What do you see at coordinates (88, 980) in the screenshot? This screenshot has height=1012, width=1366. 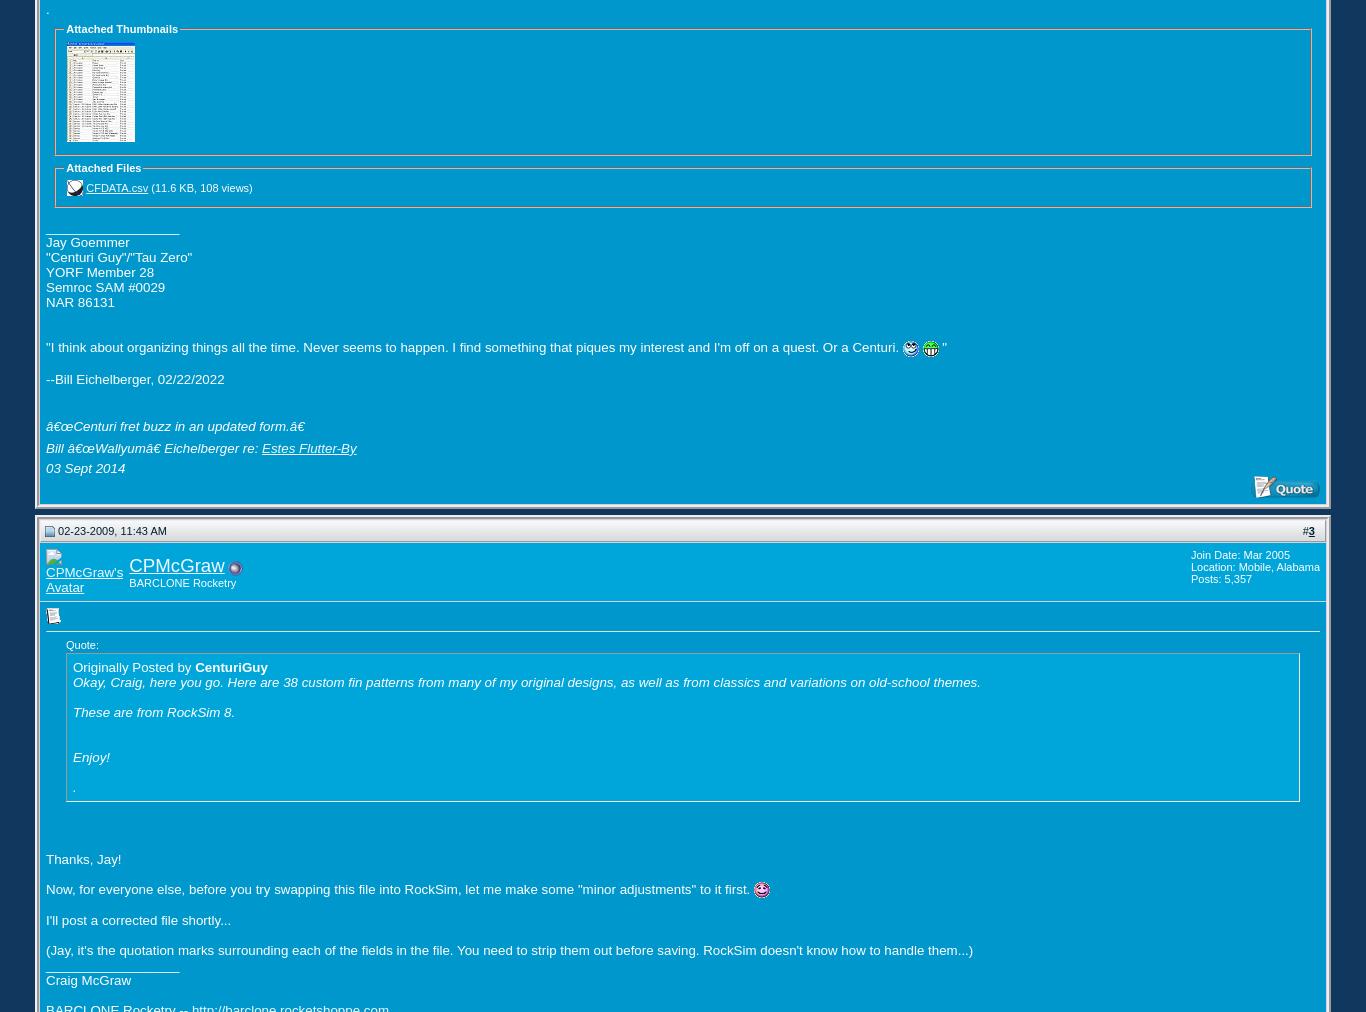 I see `'Craig McGraw'` at bounding box center [88, 980].